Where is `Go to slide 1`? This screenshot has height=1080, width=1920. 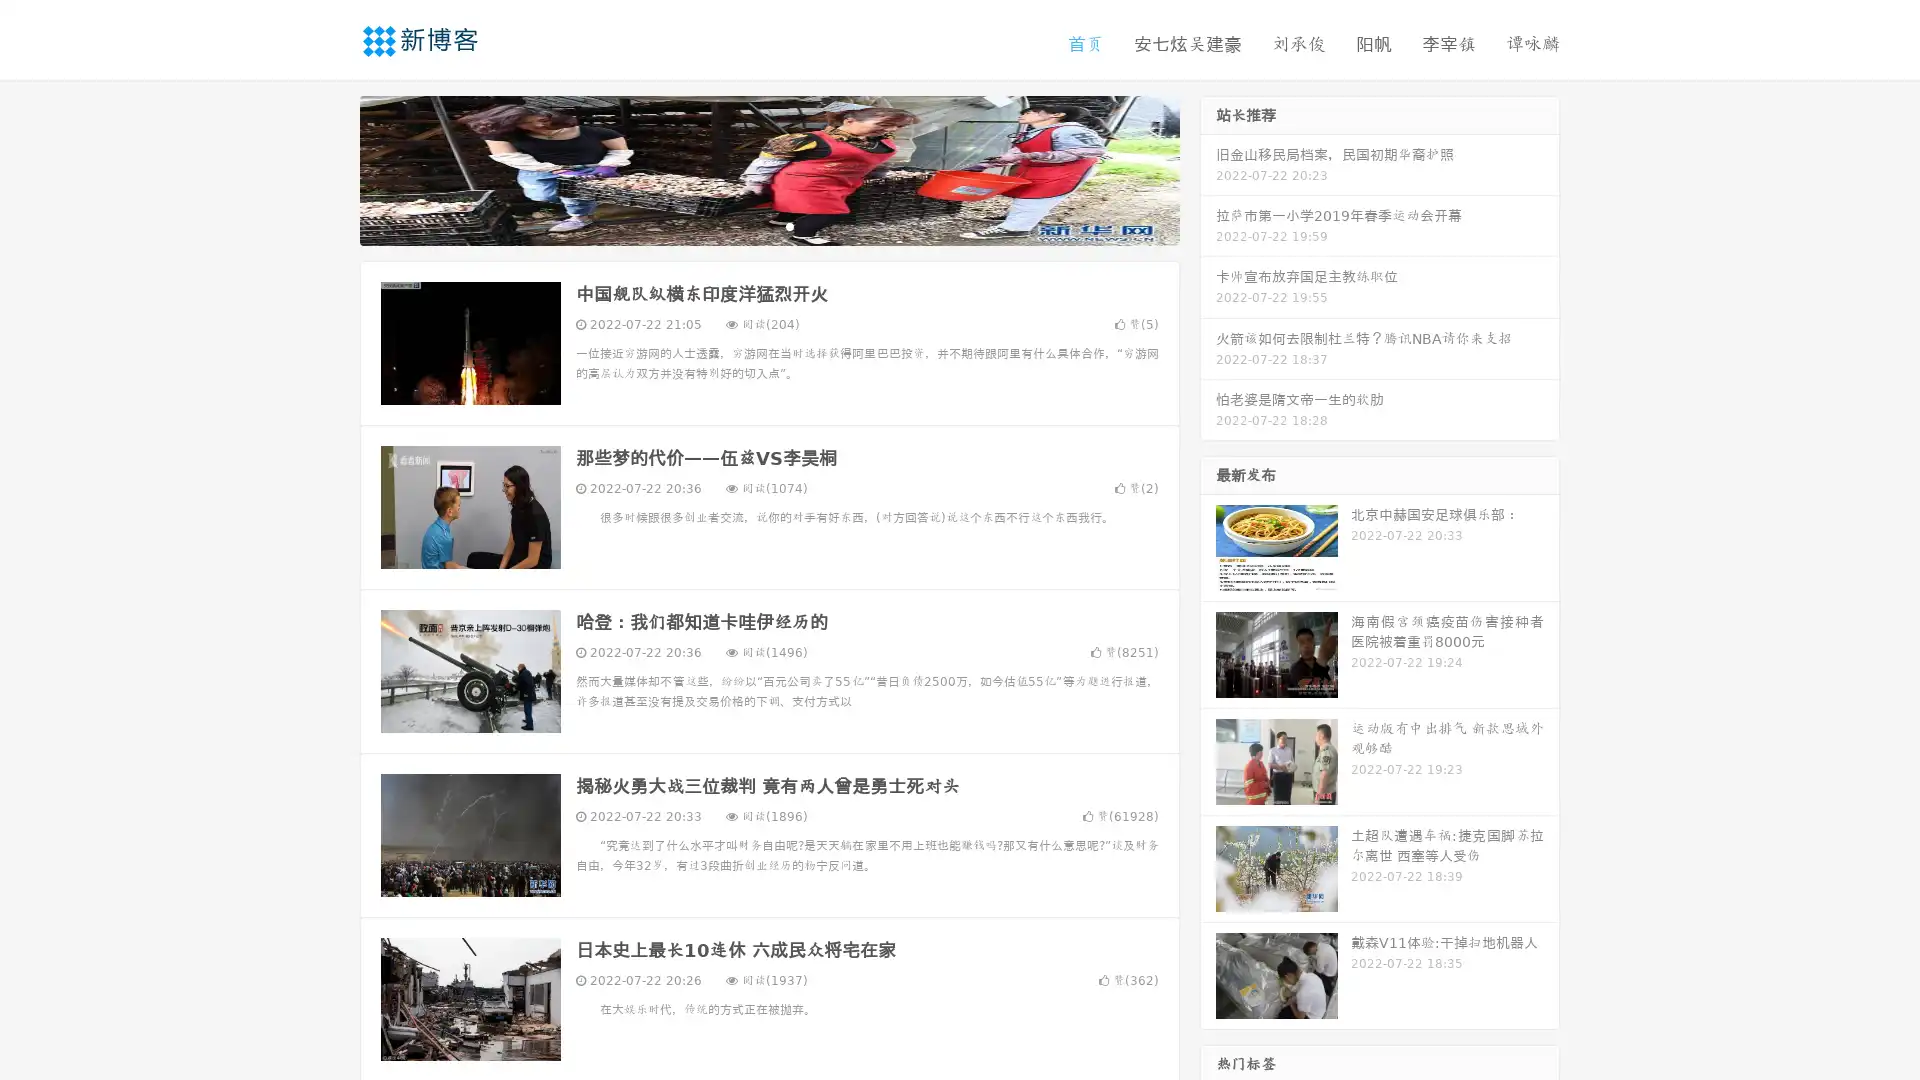
Go to slide 1 is located at coordinates (748, 225).